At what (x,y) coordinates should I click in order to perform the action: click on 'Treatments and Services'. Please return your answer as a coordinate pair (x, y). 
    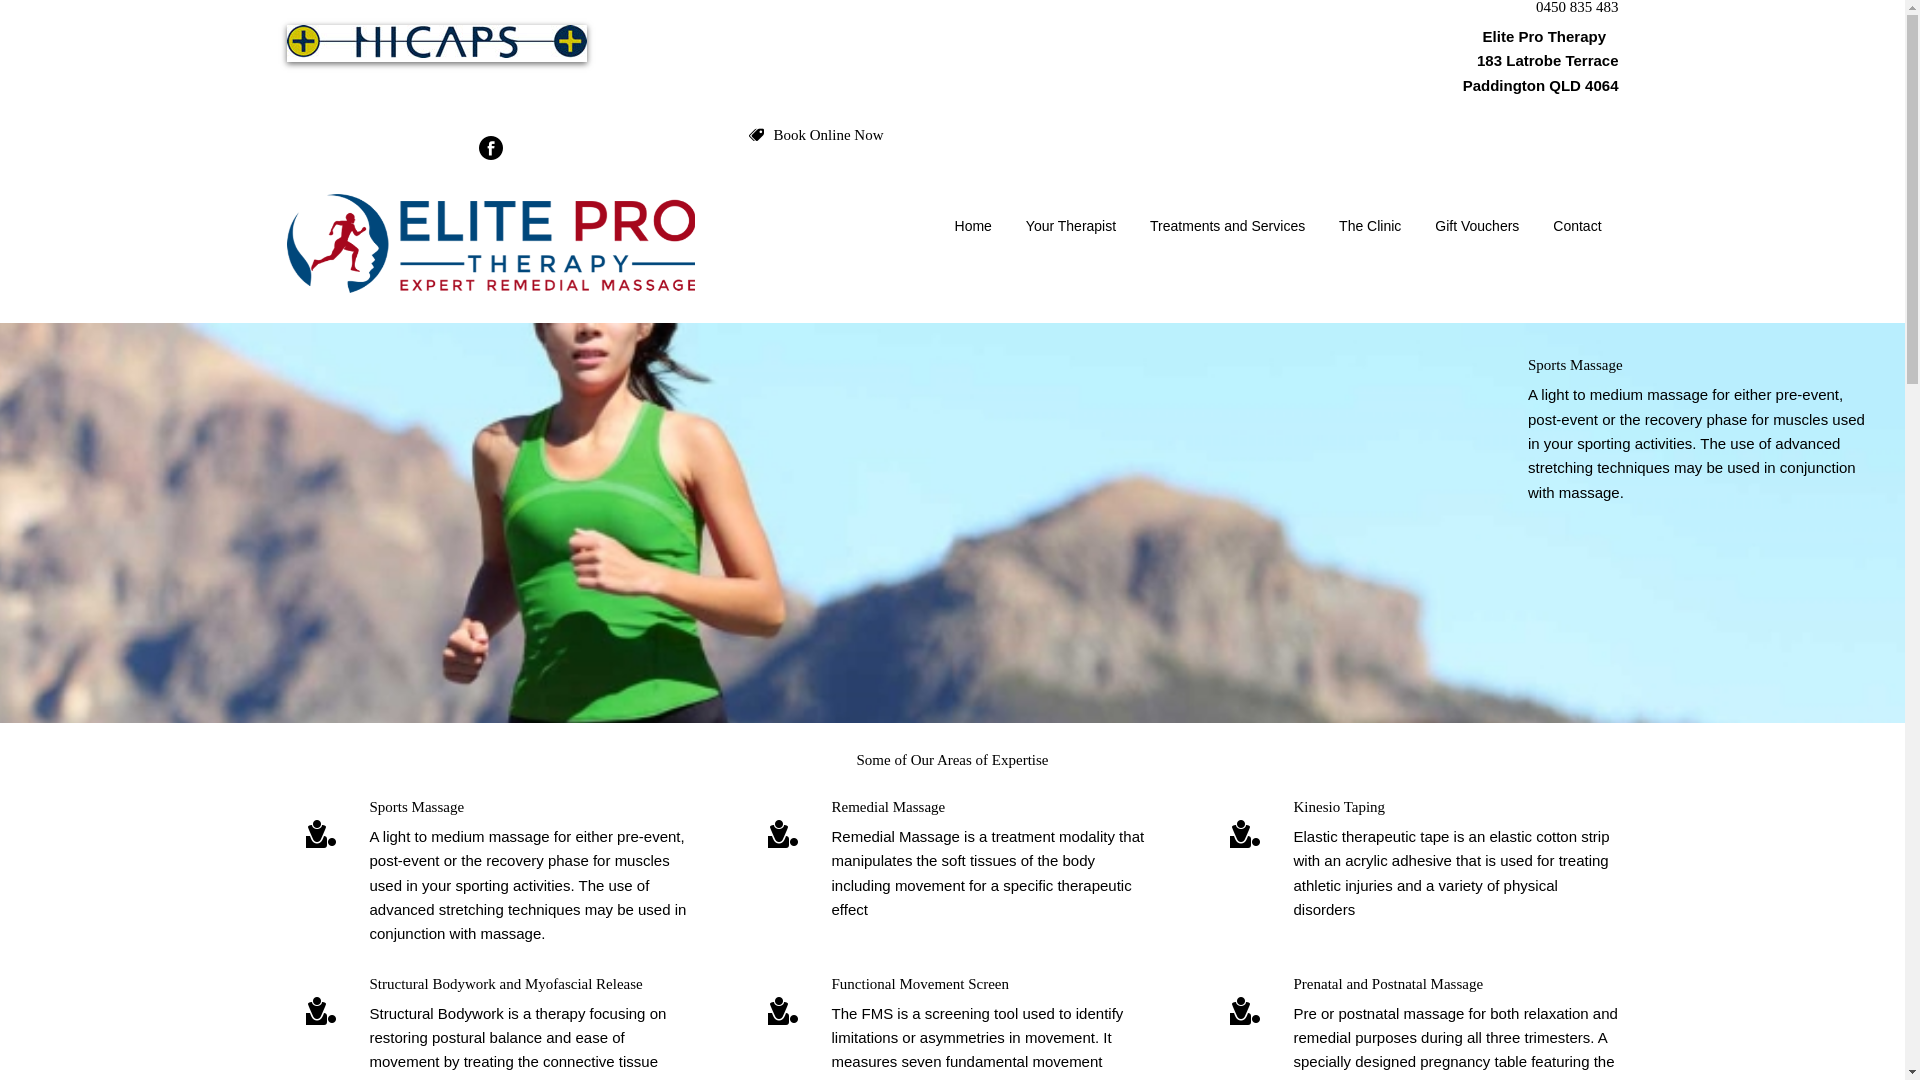
    Looking at the image, I should click on (1226, 225).